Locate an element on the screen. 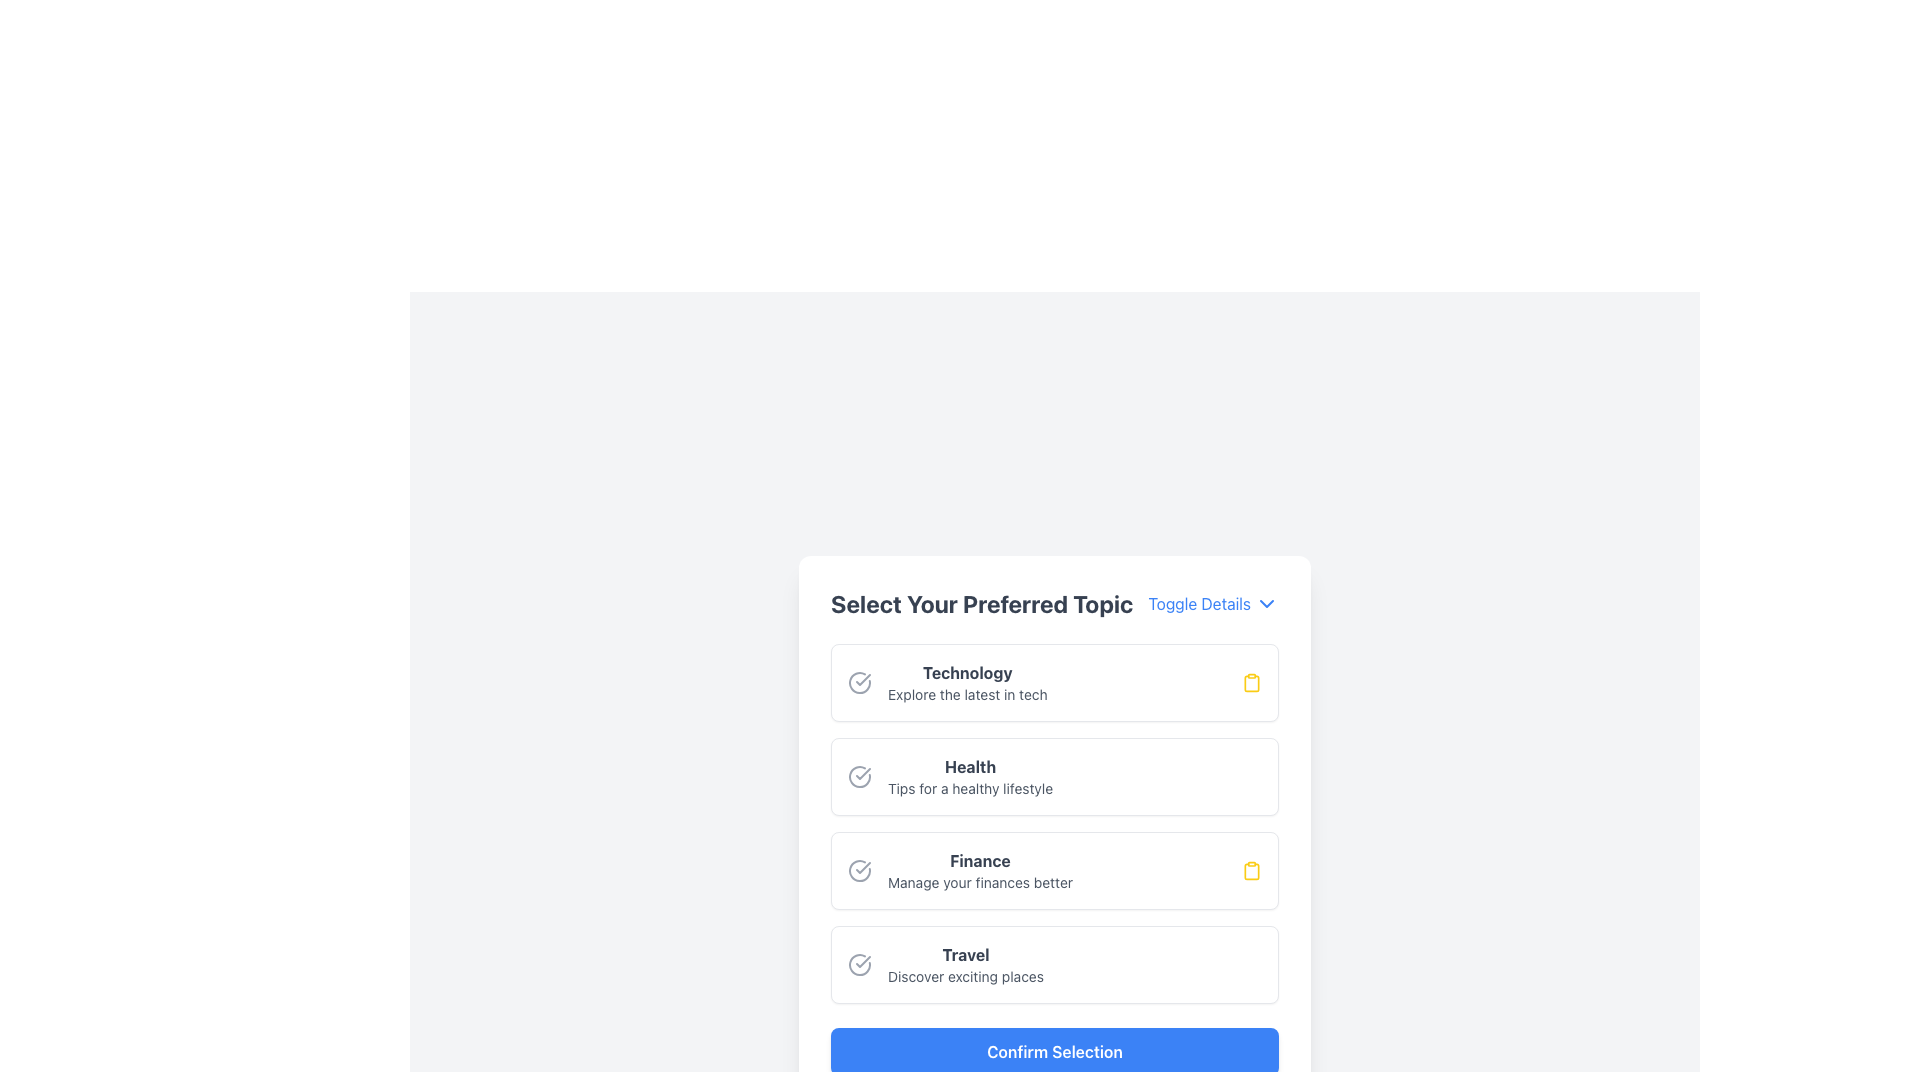 The width and height of the screenshot is (1920, 1080). the small downward-pointing chevron icon with a blue outline located immediately to the right of the 'Toggle Details' text in the top-right corner of the 'Select Your Preferred Topic' section is located at coordinates (1266, 603).